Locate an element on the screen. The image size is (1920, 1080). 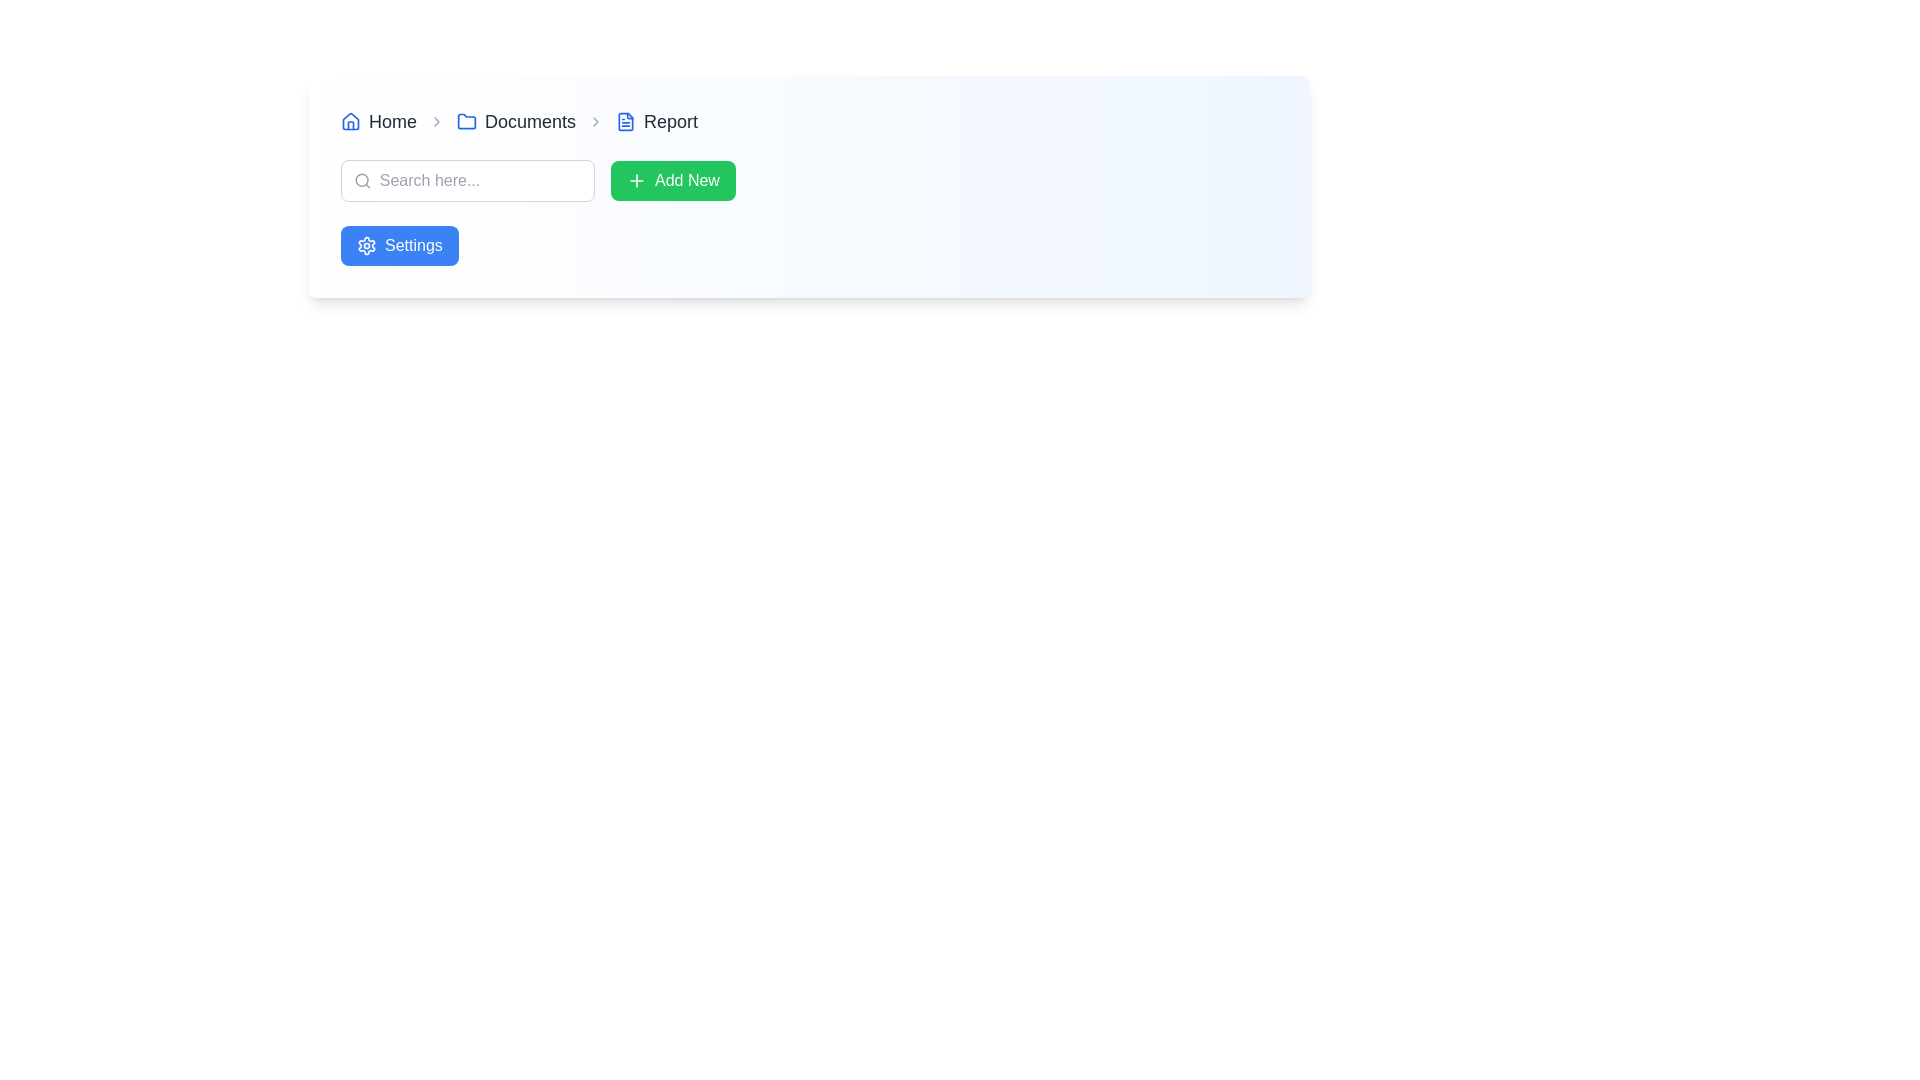
the 'Settings' text label, which is displayed in white font on a blue rounded rectangle background, located at the bottom left of the visible interface beside a settings icon is located at coordinates (412, 245).